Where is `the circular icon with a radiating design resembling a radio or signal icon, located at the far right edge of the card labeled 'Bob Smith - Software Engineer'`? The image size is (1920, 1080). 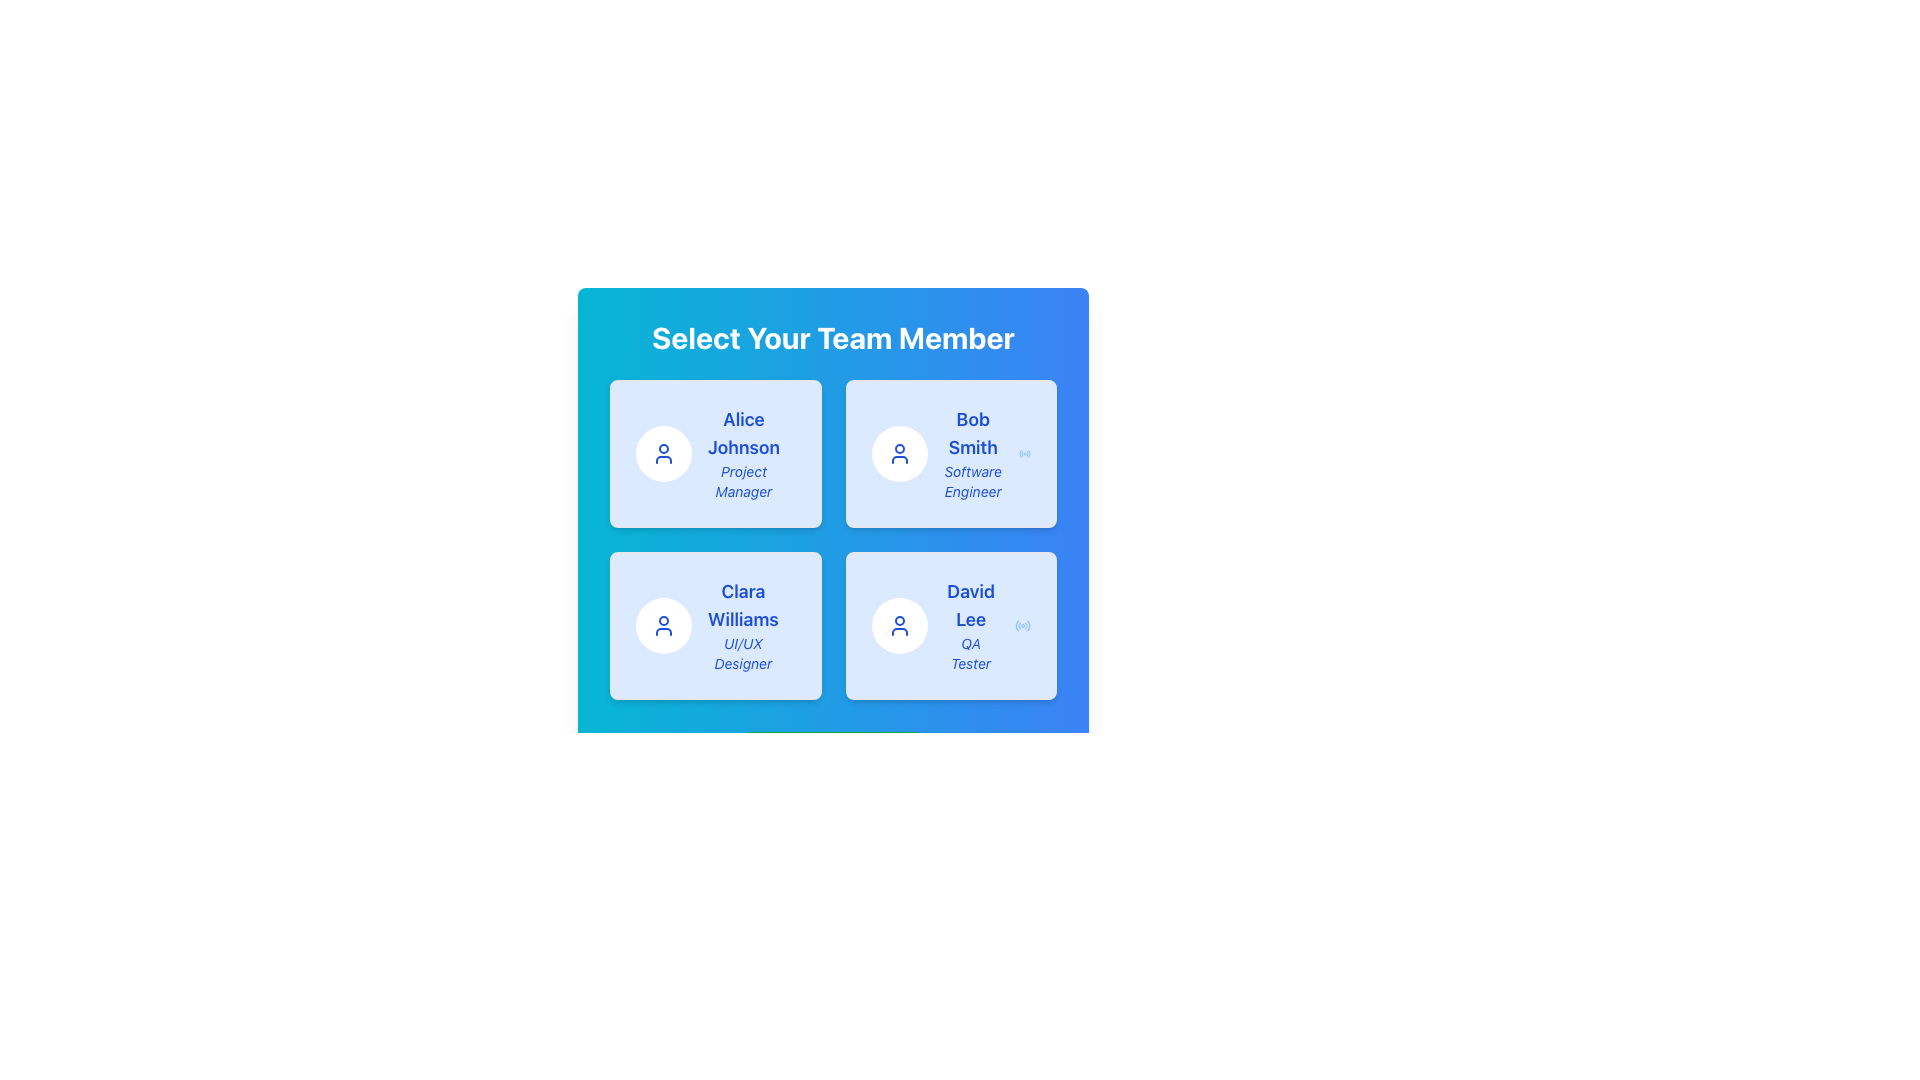 the circular icon with a radiating design resembling a radio or signal icon, located at the far right edge of the card labeled 'Bob Smith - Software Engineer' is located at coordinates (1024, 454).